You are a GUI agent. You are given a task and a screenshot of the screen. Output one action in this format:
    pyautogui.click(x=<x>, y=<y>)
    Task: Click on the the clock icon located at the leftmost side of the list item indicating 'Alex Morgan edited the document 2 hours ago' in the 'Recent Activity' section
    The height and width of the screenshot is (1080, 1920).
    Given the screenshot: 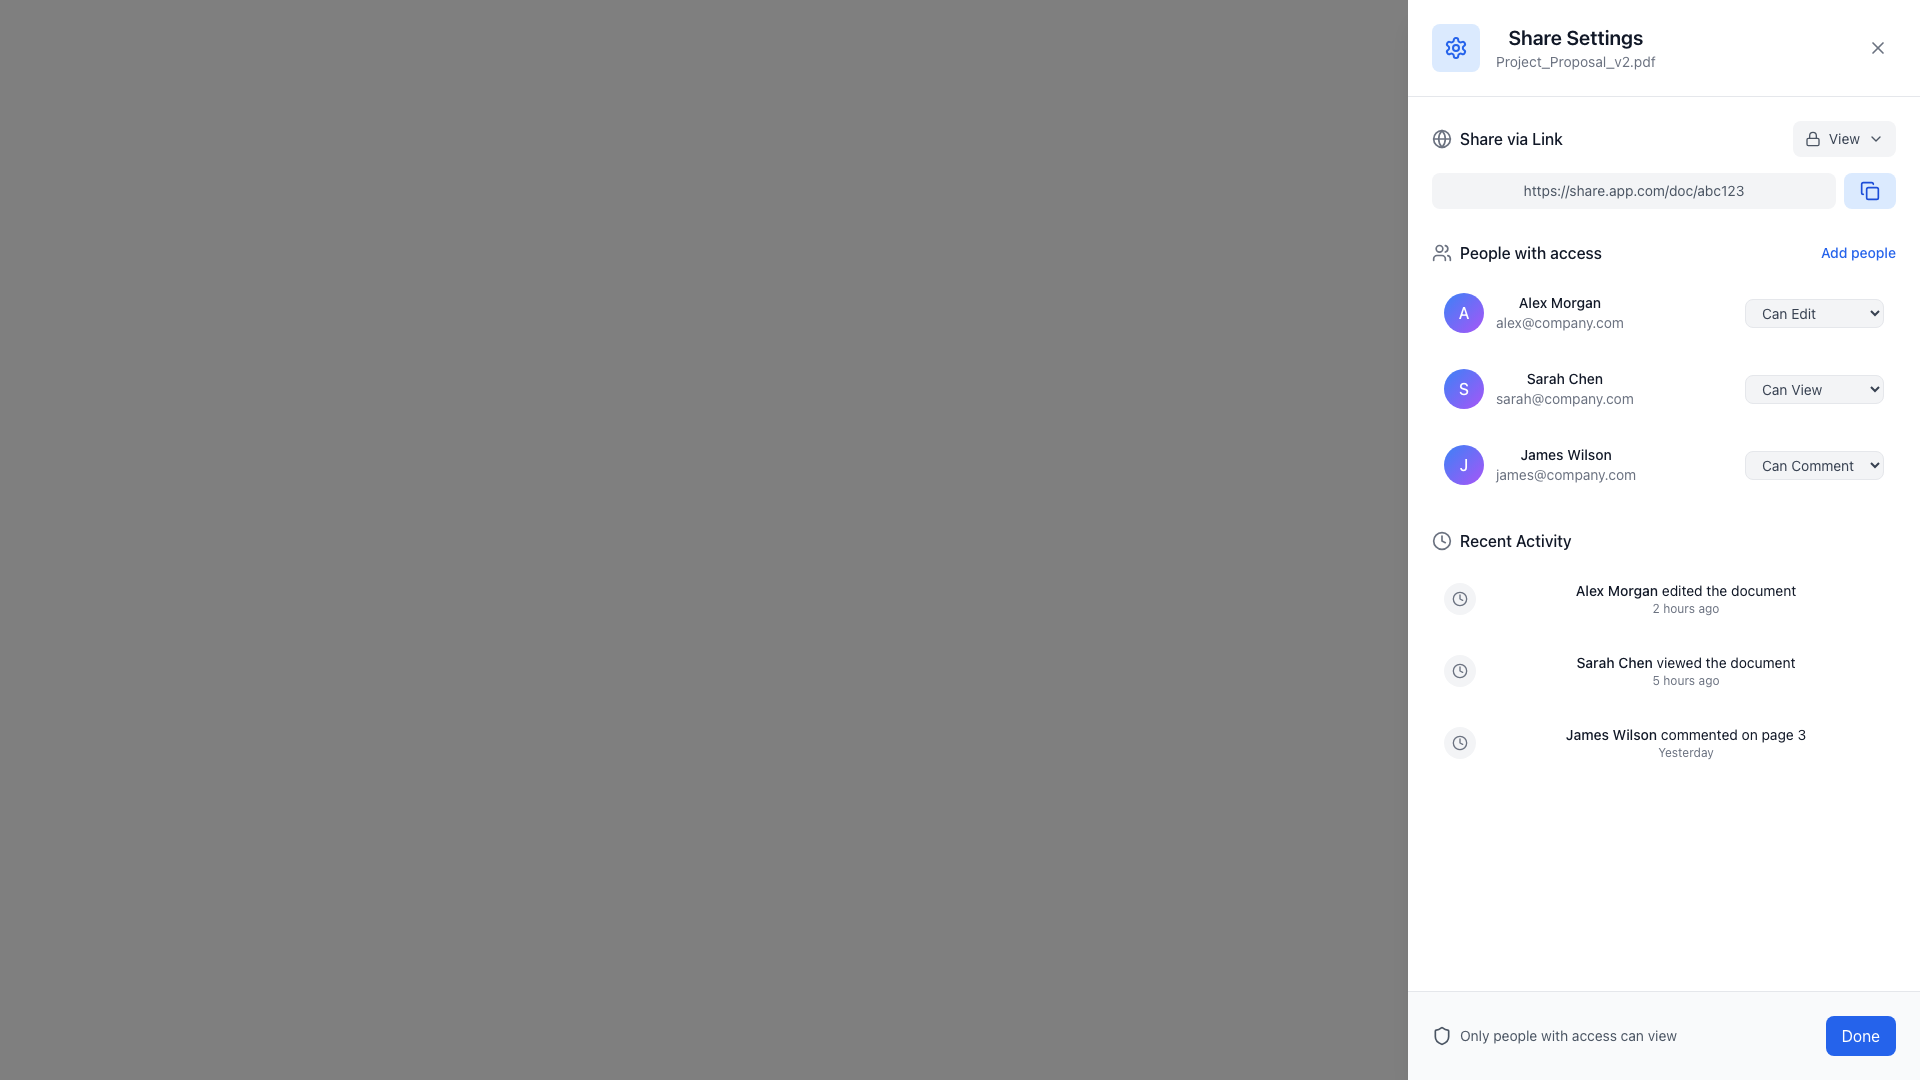 What is the action you would take?
    pyautogui.click(x=1459, y=597)
    